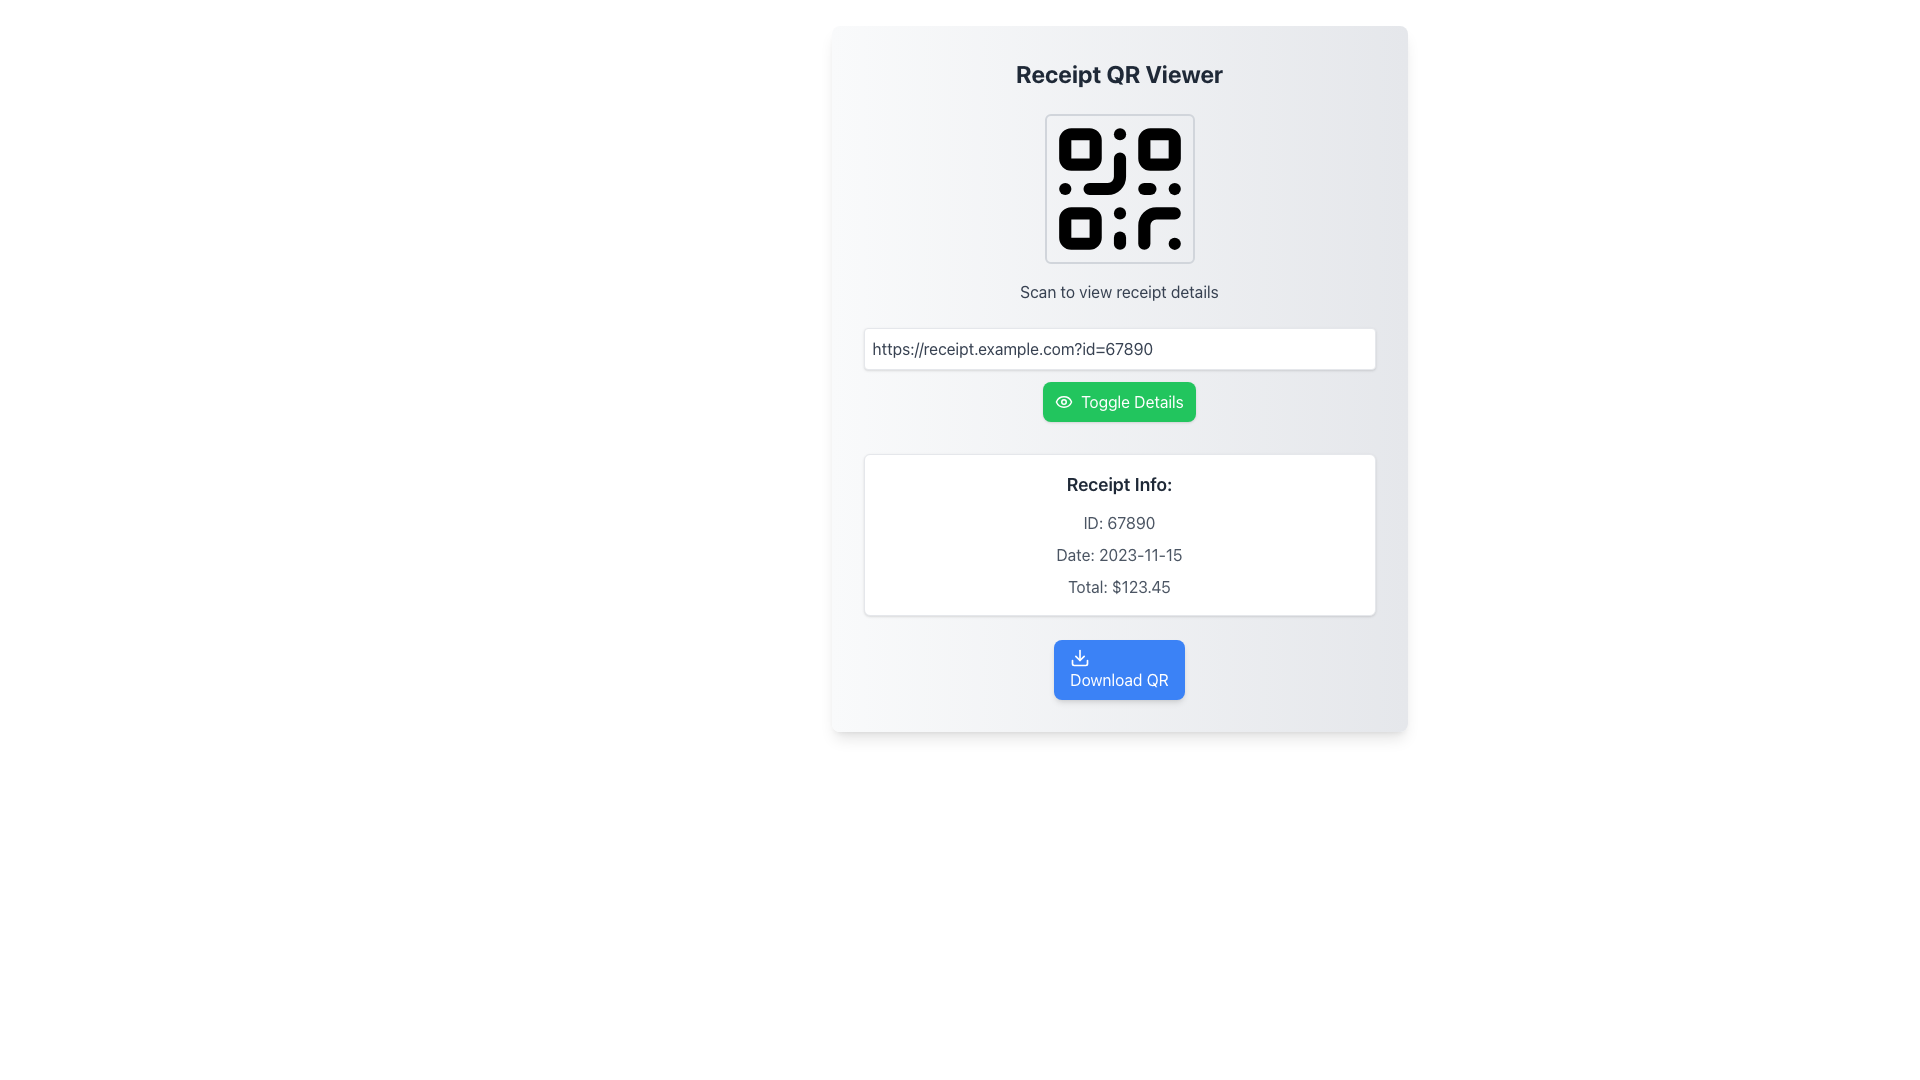  What do you see at coordinates (1118, 72) in the screenshot?
I see `the heading text 'Receipt QR Viewer' which is styled in a large and bold font at the top of the centered panel` at bounding box center [1118, 72].